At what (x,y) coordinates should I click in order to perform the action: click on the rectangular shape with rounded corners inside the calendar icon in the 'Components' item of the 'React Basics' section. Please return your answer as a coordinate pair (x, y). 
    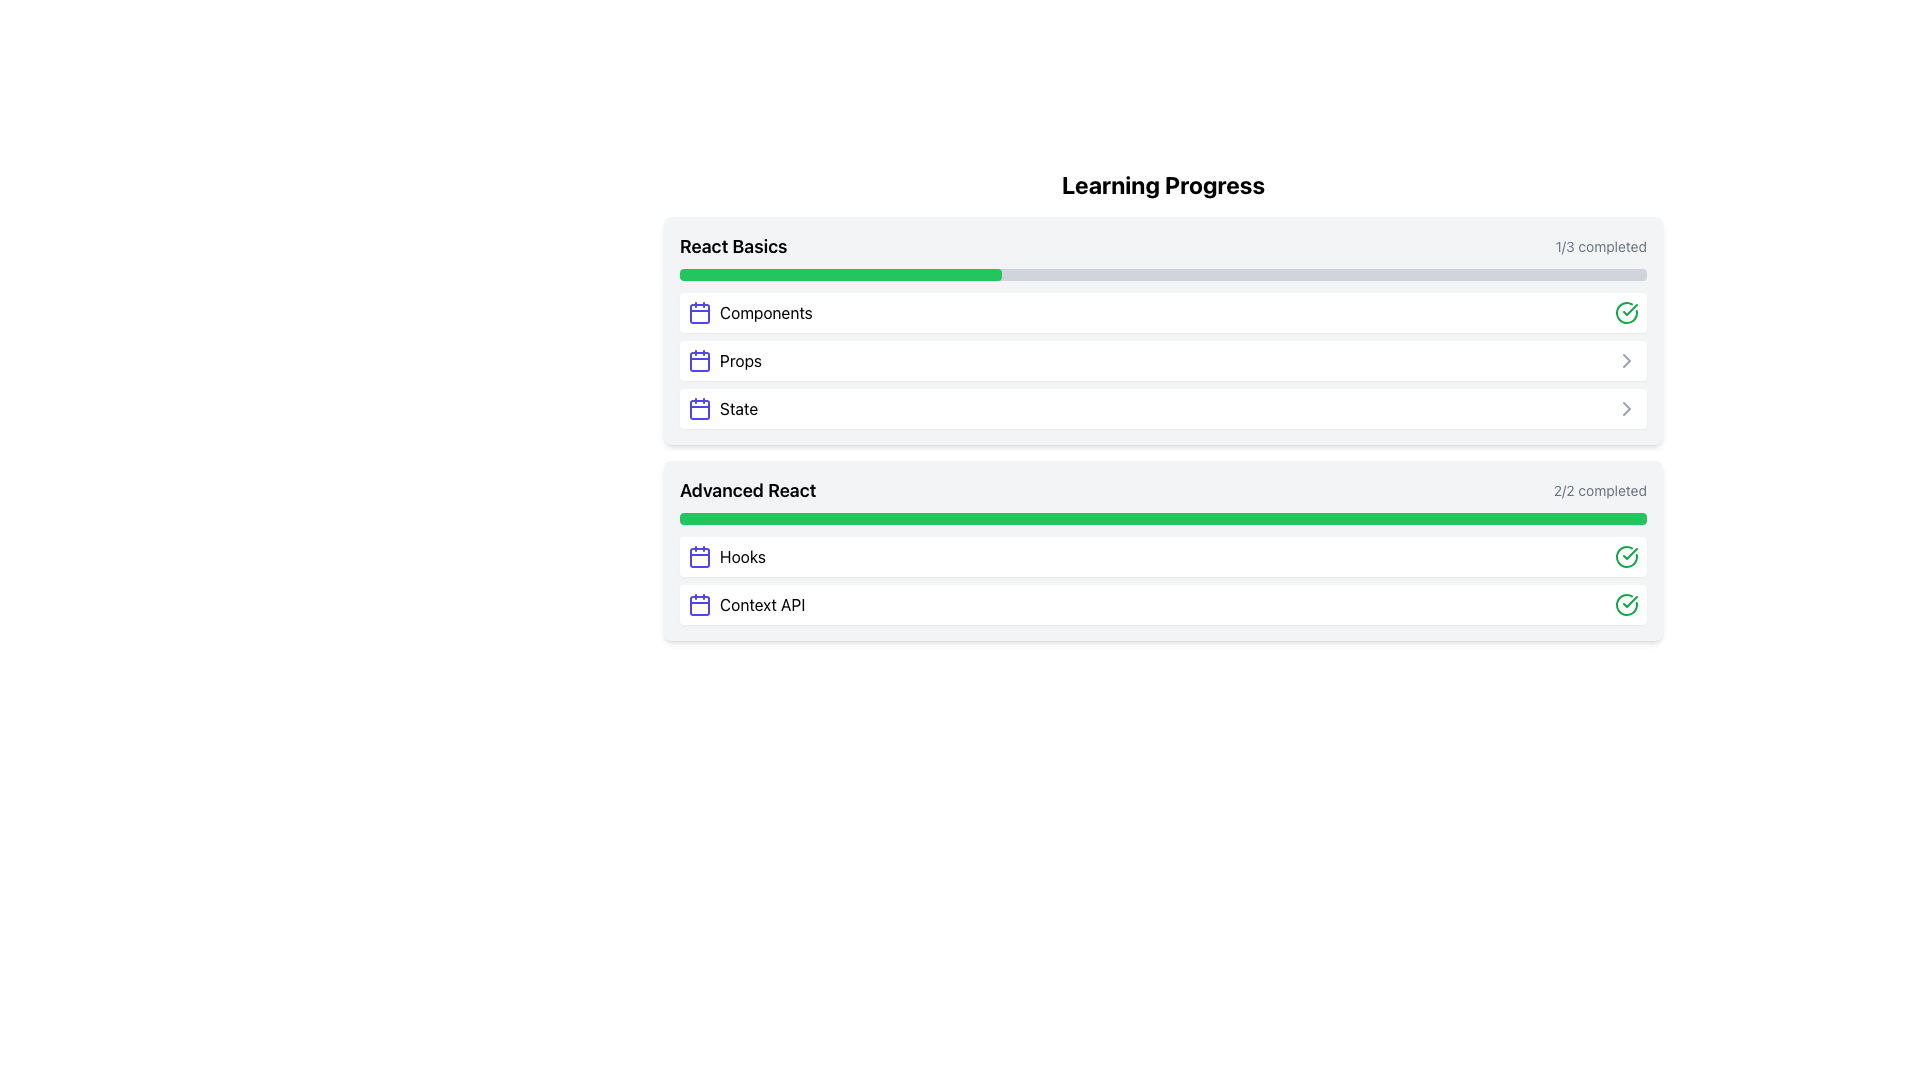
    Looking at the image, I should click on (700, 313).